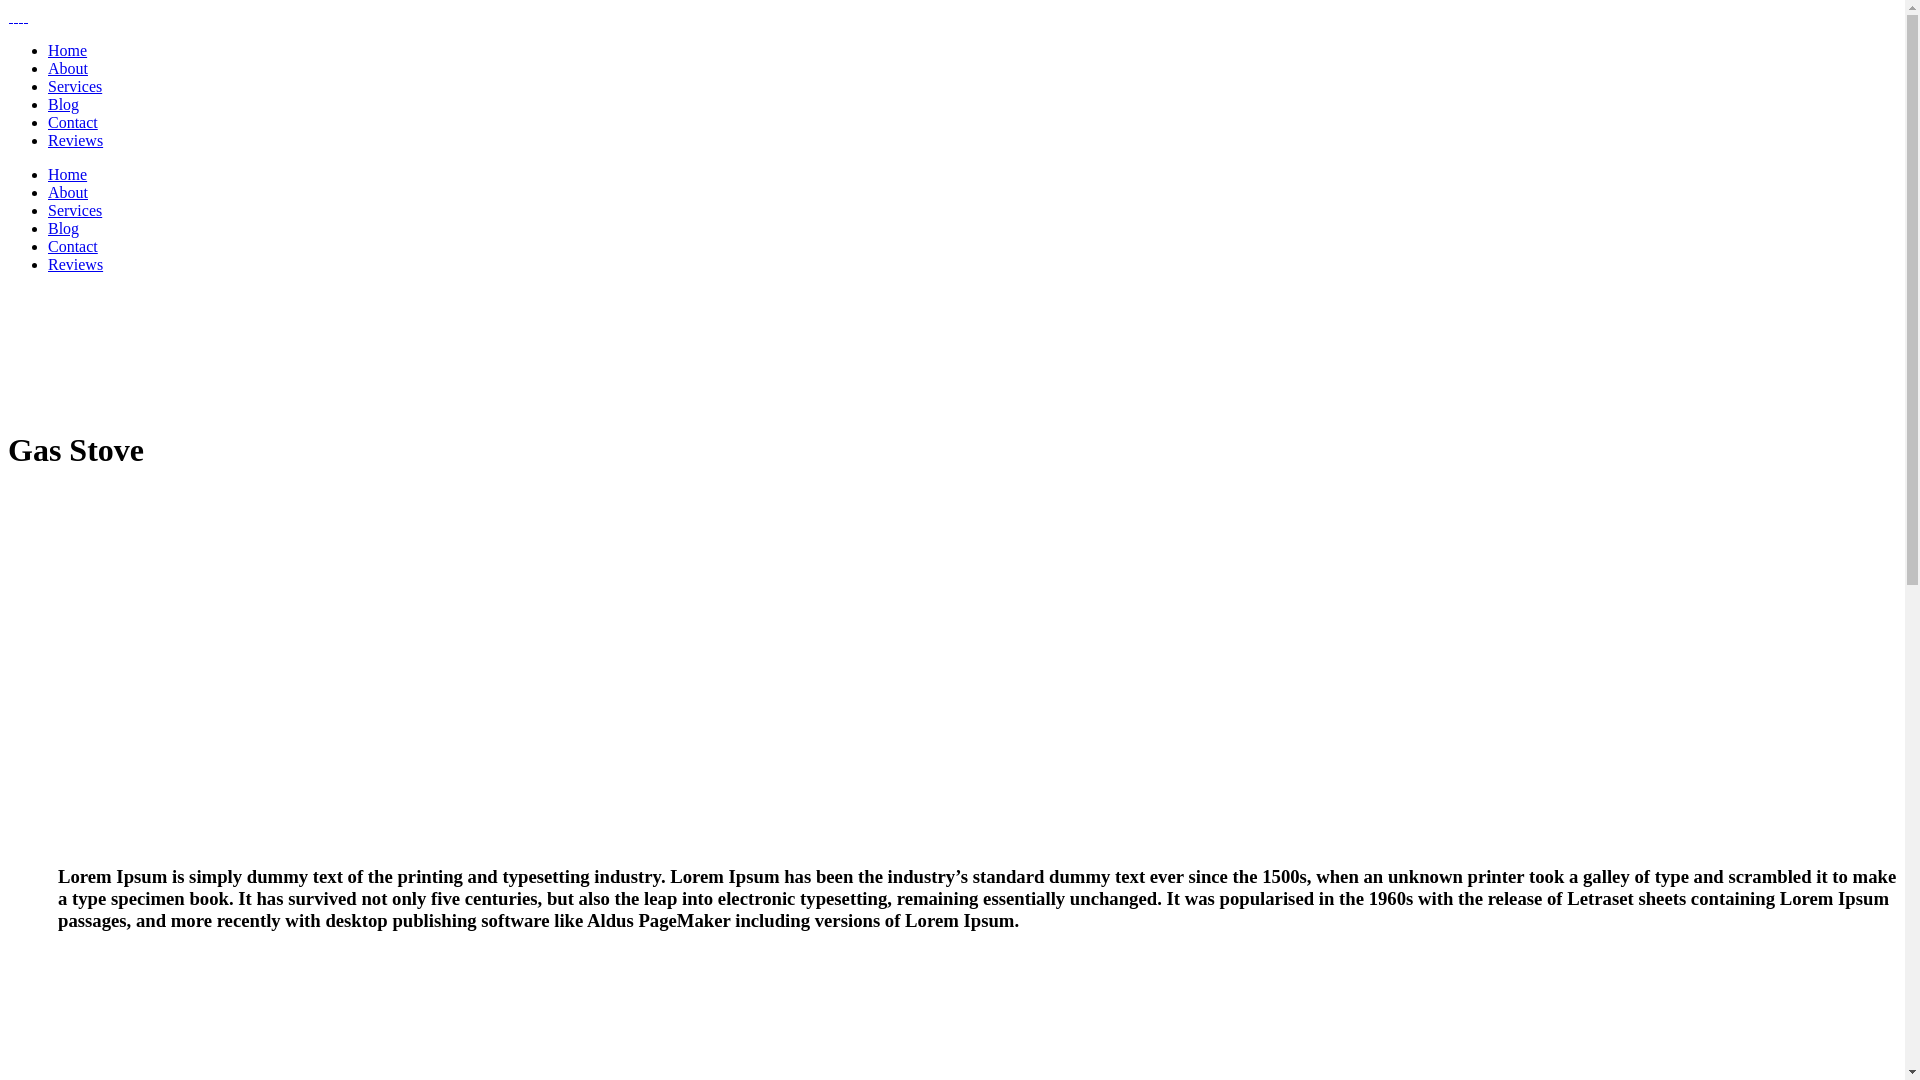 This screenshot has height=1080, width=1920. Describe the element at coordinates (67, 192) in the screenshot. I see `'About'` at that location.